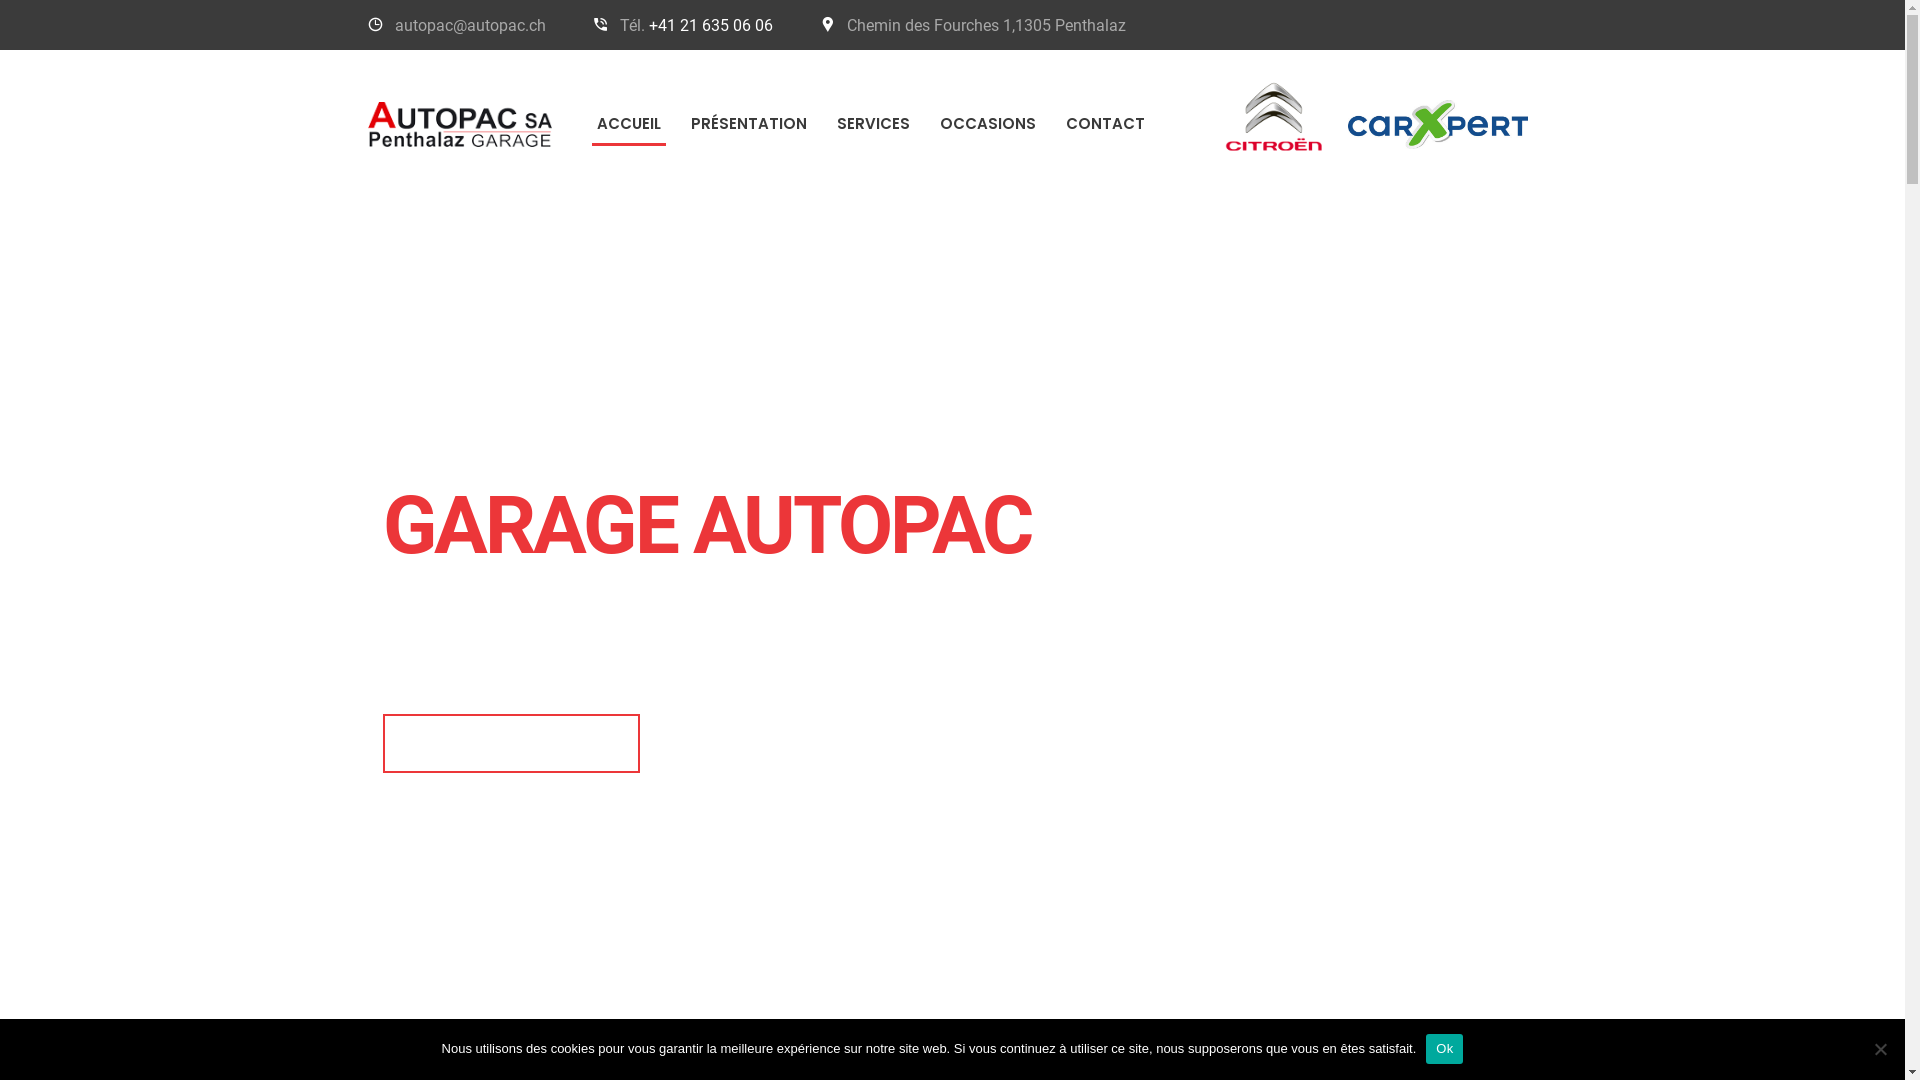 The height and width of the screenshot is (1080, 1920). What do you see at coordinates (1103, 123) in the screenshot?
I see `'CONTACT'` at bounding box center [1103, 123].